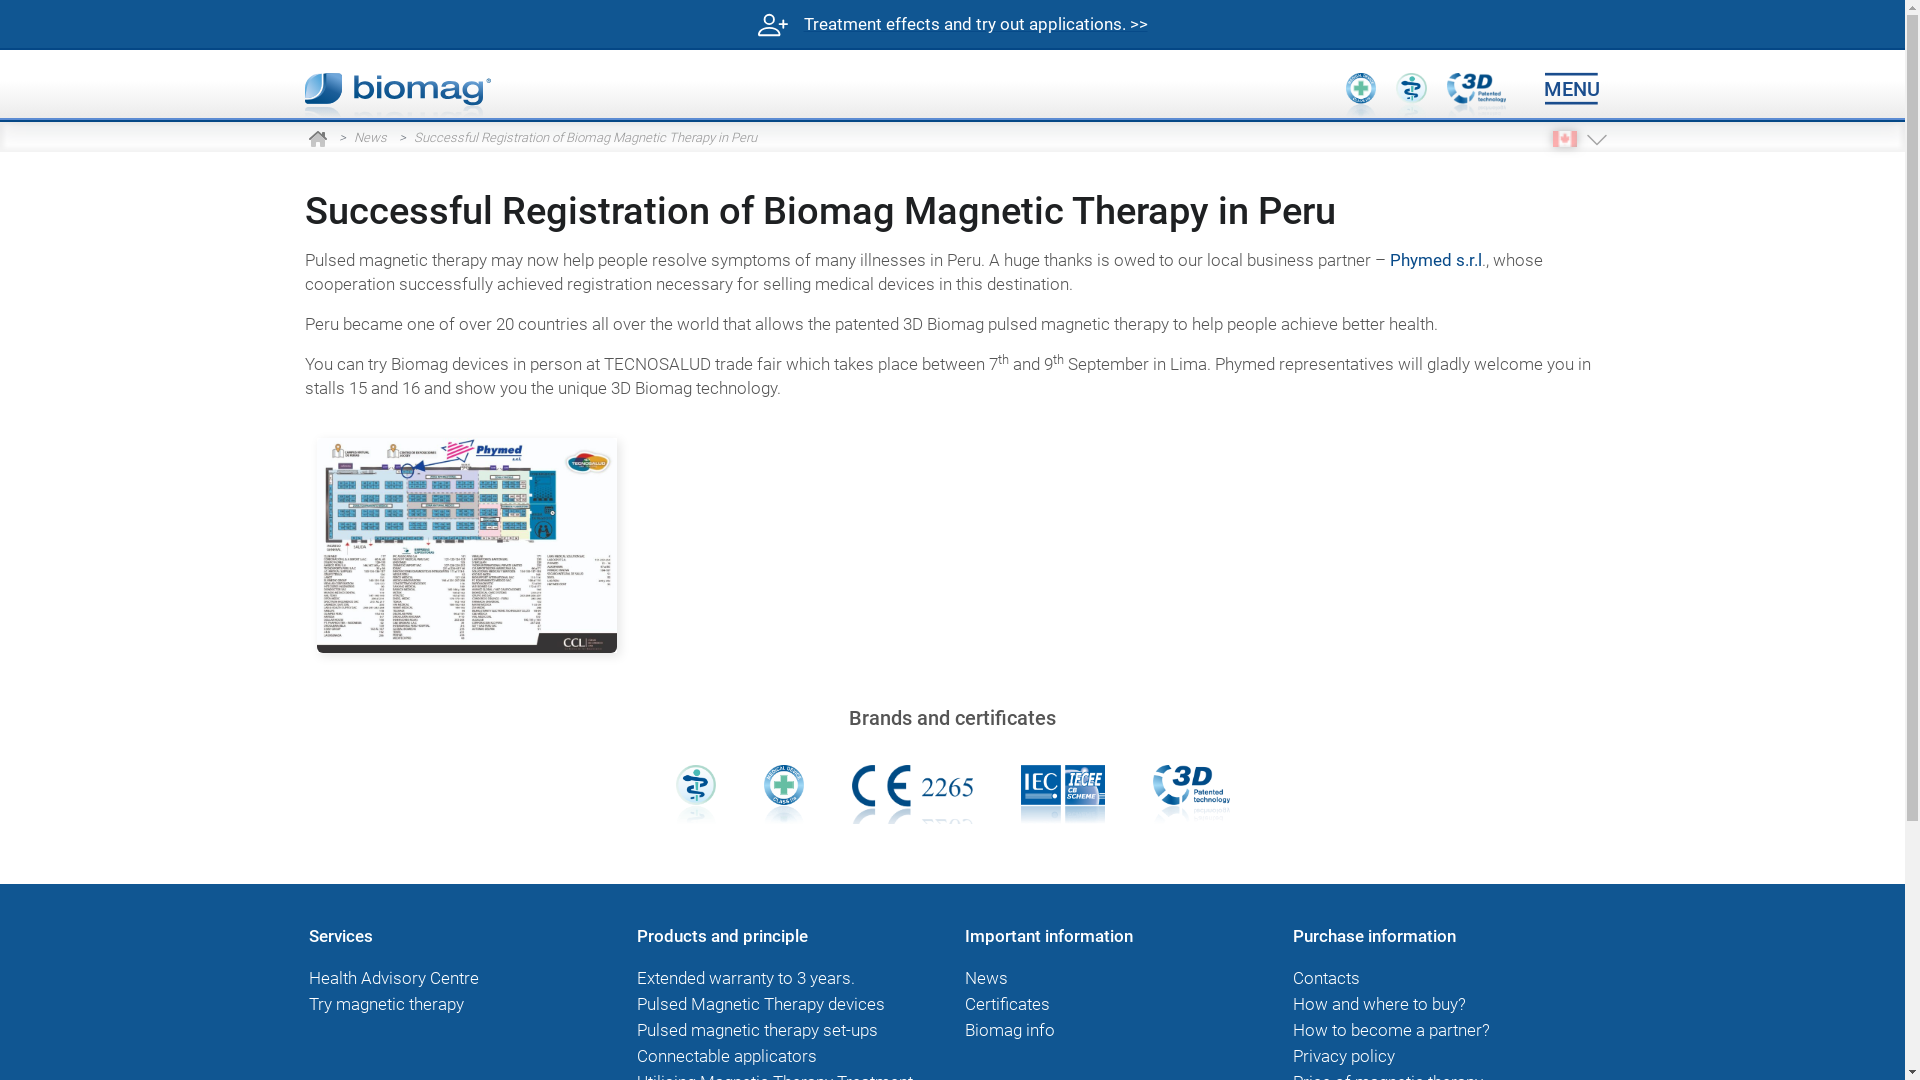 The image size is (1920, 1080). Describe the element at coordinates (1008, 1029) in the screenshot. I see `'Biomag info'` at that location.